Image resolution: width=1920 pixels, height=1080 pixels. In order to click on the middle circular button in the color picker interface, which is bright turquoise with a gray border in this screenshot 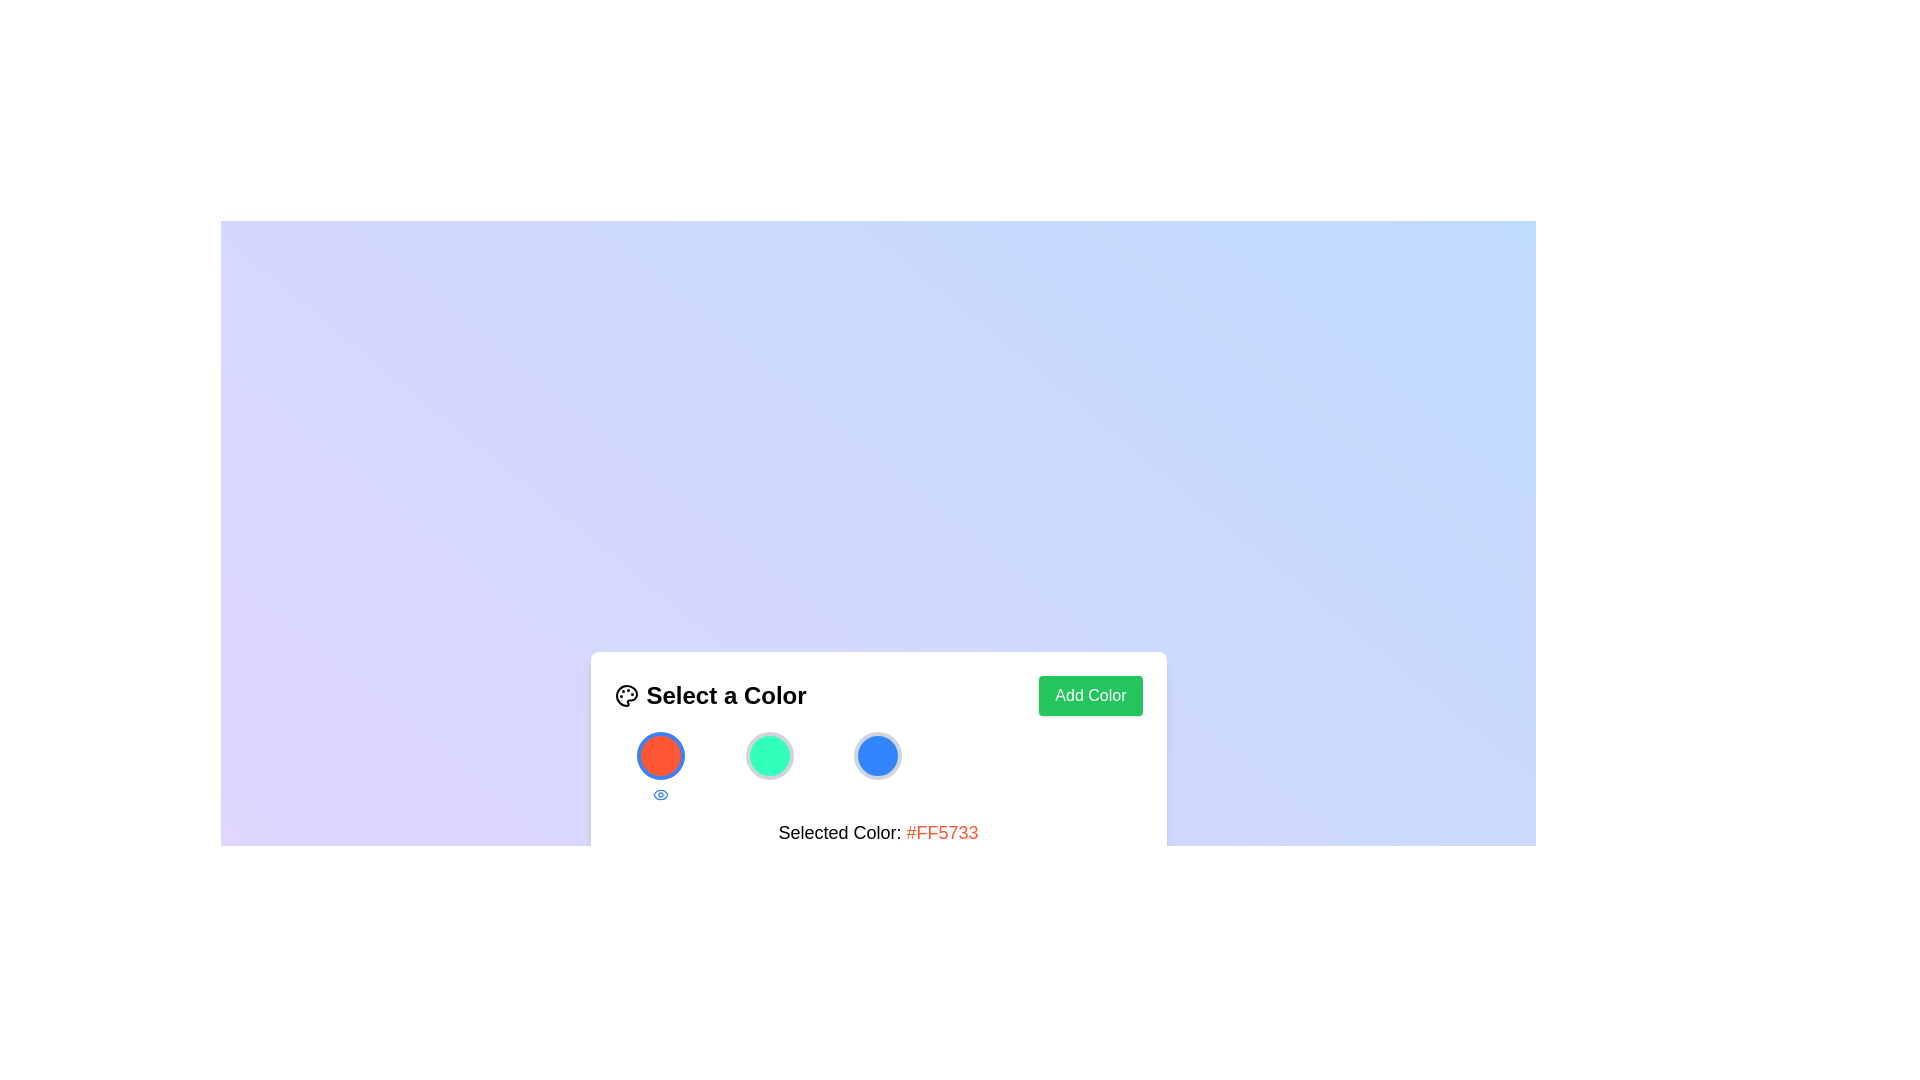, I will do `click(768, 755)`.